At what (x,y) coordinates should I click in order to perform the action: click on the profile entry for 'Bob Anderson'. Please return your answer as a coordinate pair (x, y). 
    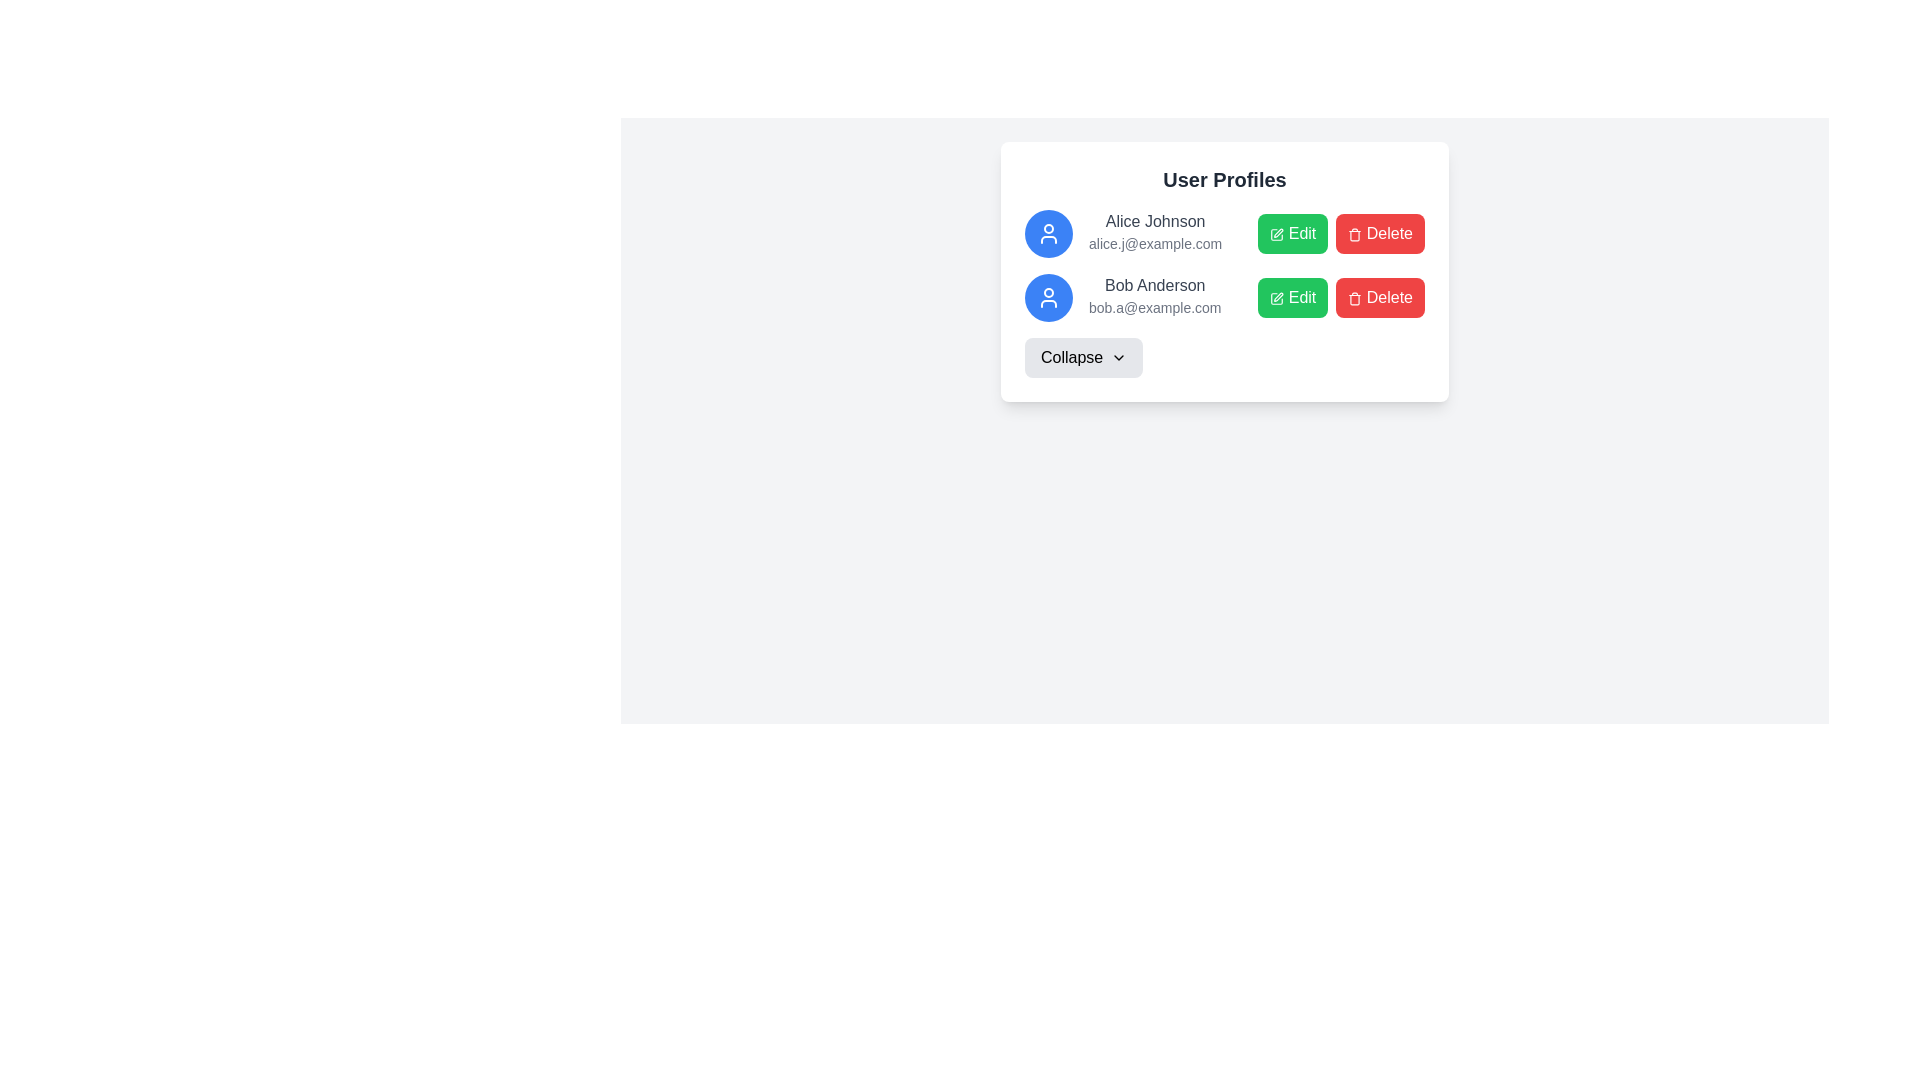
    Looking at the image, I should click on (1123, 297).